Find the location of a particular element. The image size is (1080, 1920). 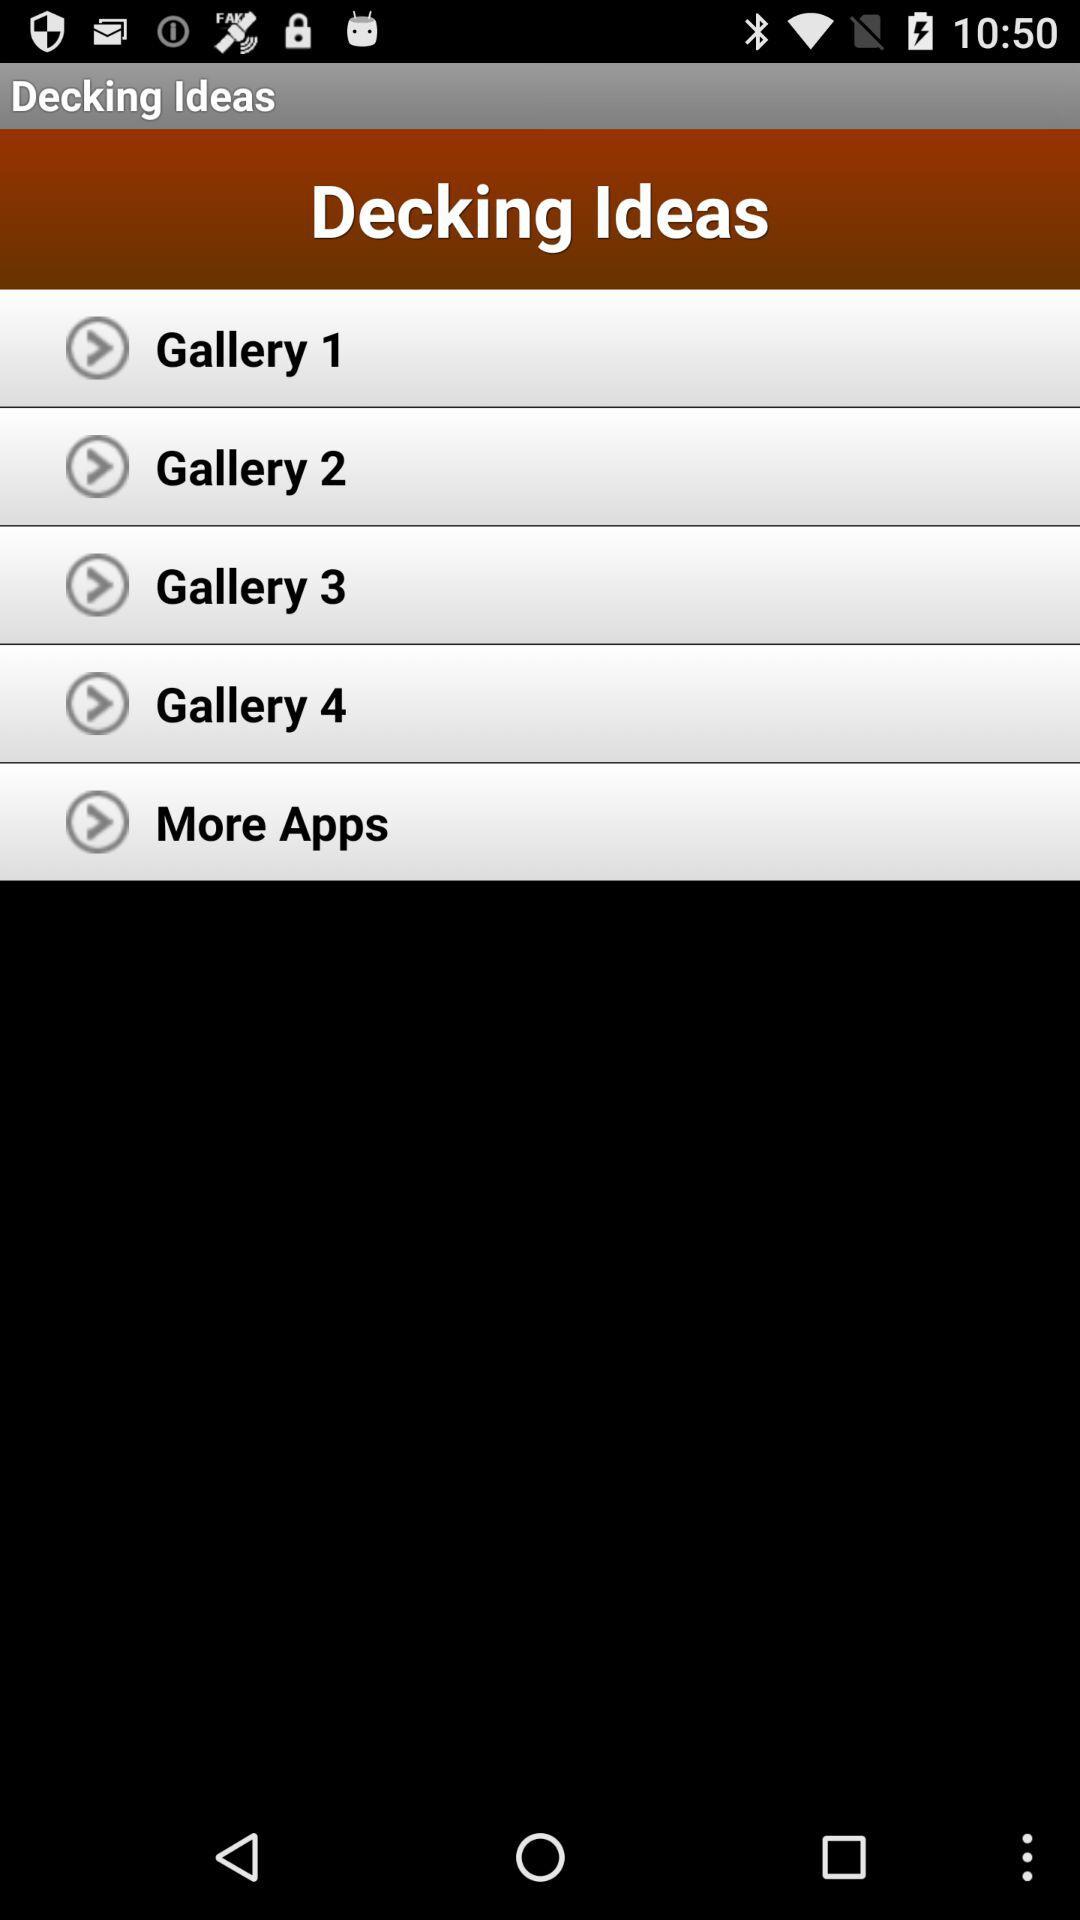

gallery 3 item is located at coordinates (250, 584).